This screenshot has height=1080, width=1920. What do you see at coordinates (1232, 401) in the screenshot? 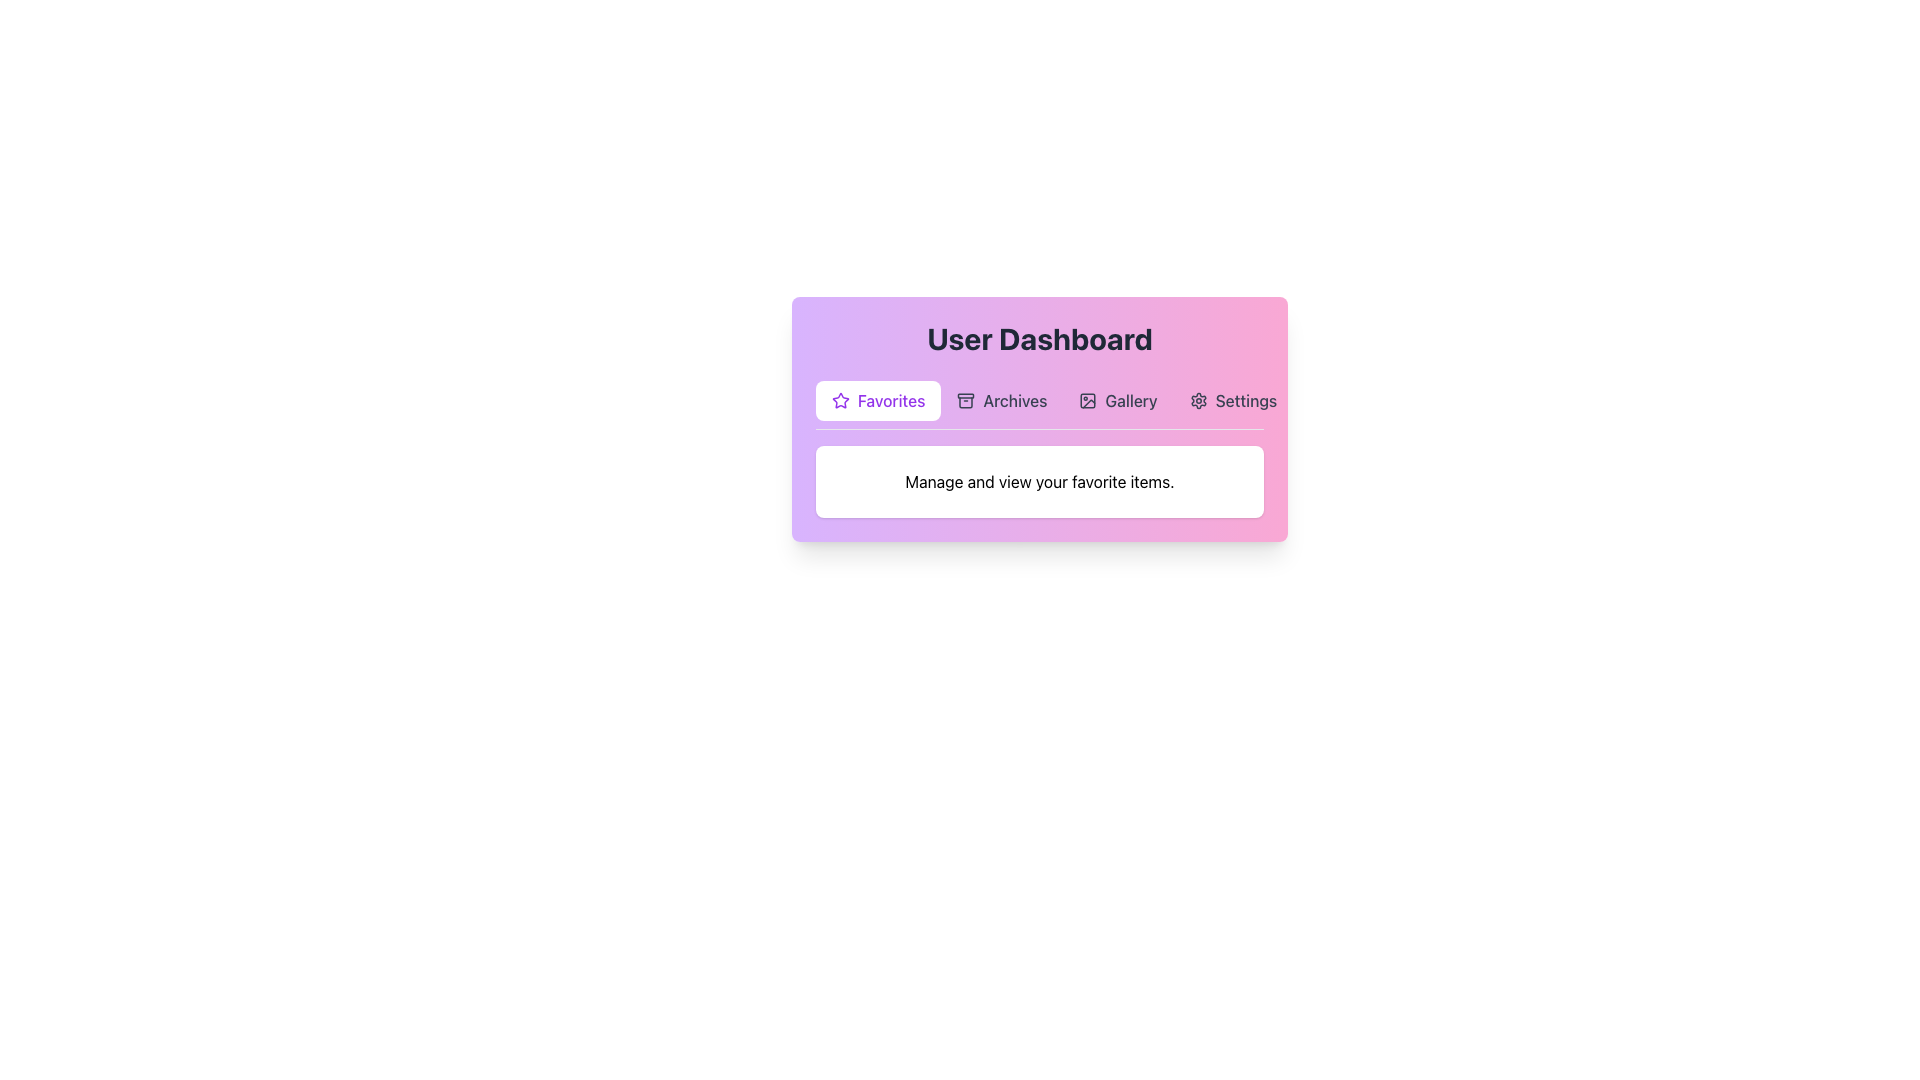
I see `the 'Settings' button located in the horizontal navigation menu below 'User Dashboard'` at bounding box center [1232, 401].